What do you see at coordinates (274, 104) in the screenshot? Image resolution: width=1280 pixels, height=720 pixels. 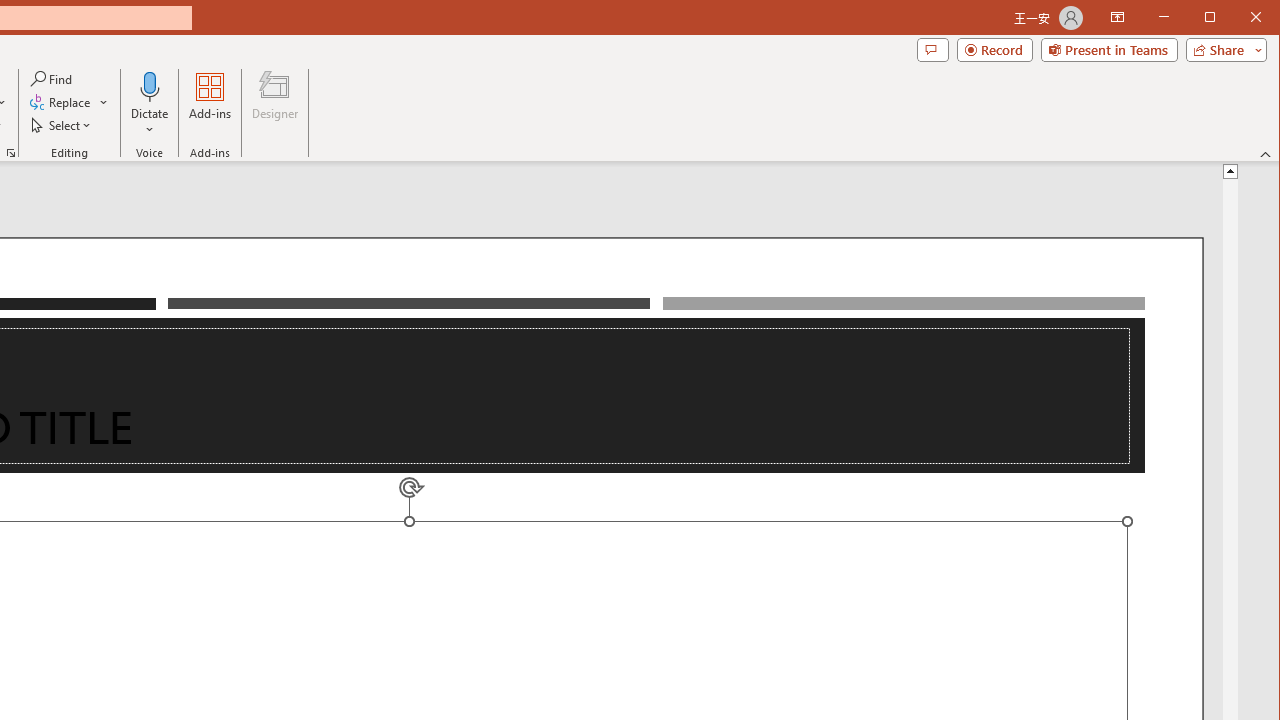 I see `'Designer'` at bounding box center [274, 104].